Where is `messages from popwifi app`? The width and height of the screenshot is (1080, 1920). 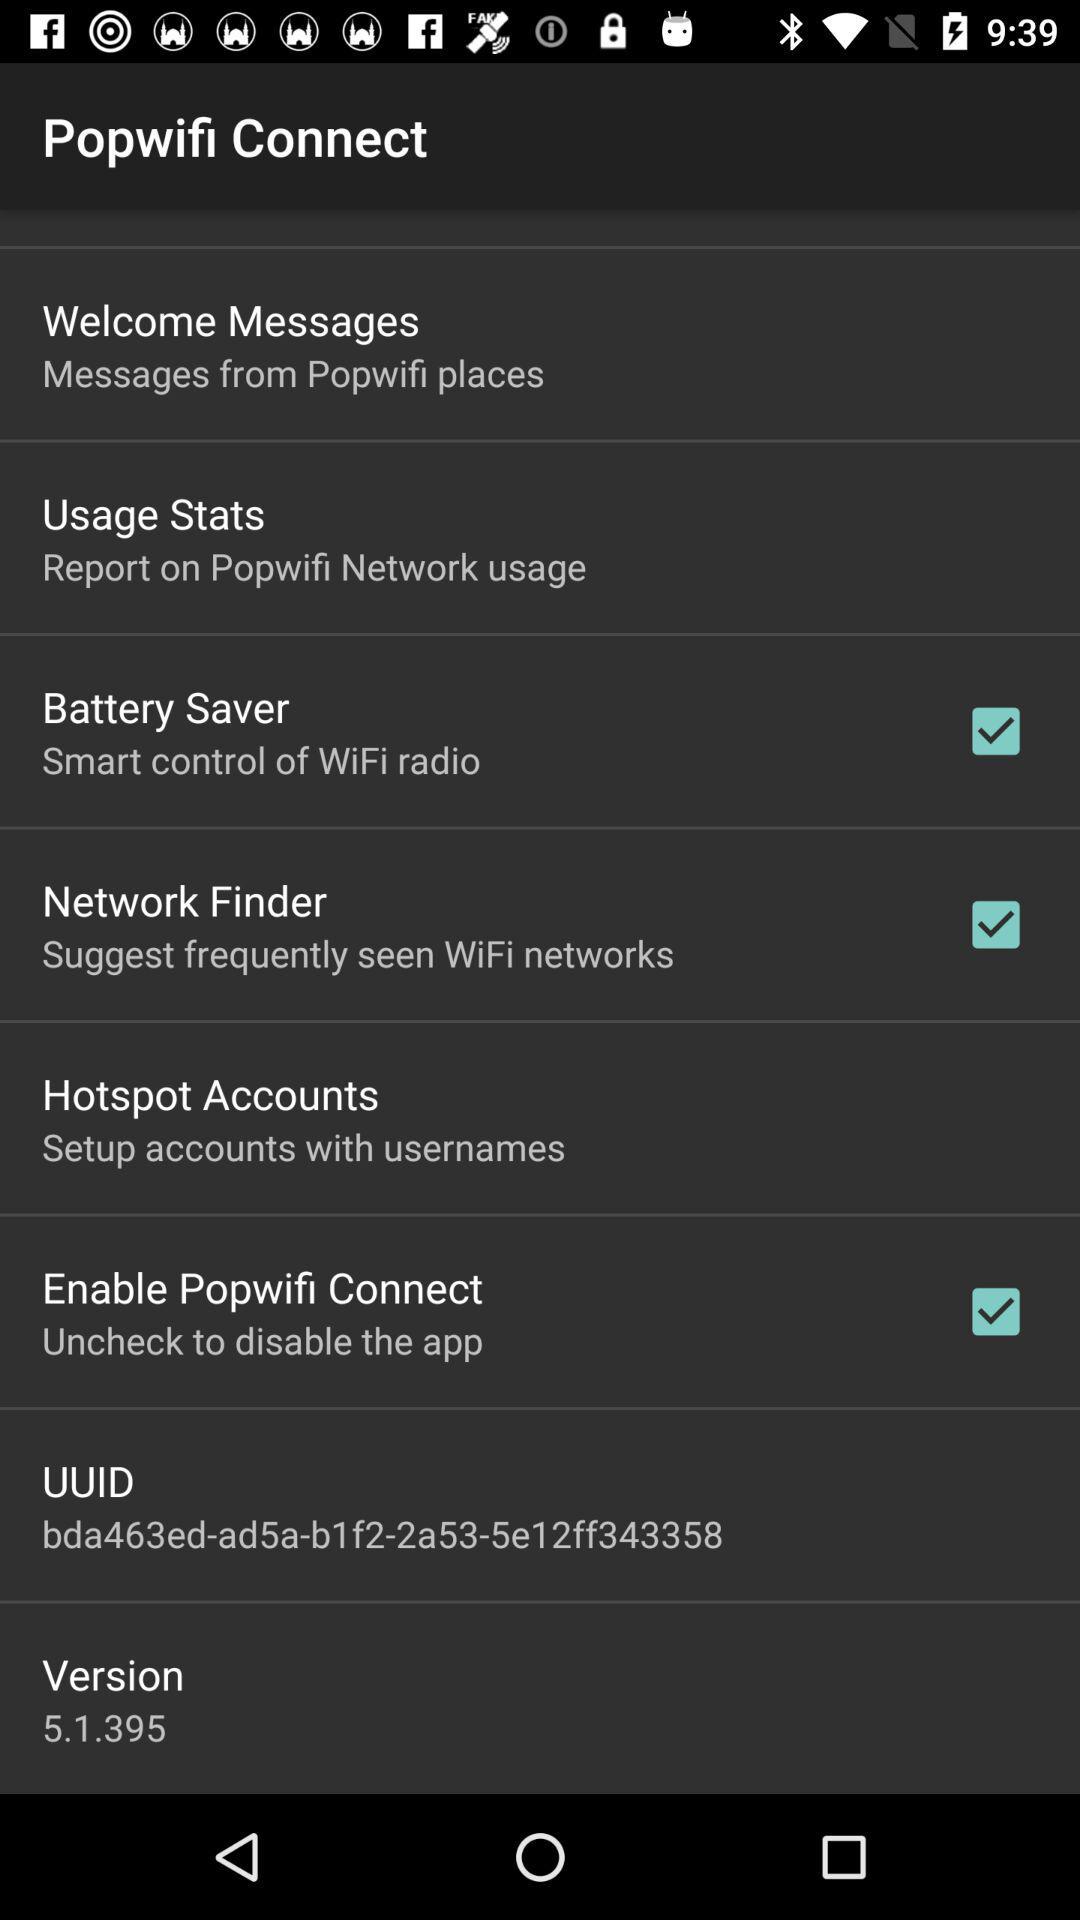 messages from popwifi app is located at coordinates (293, 372).